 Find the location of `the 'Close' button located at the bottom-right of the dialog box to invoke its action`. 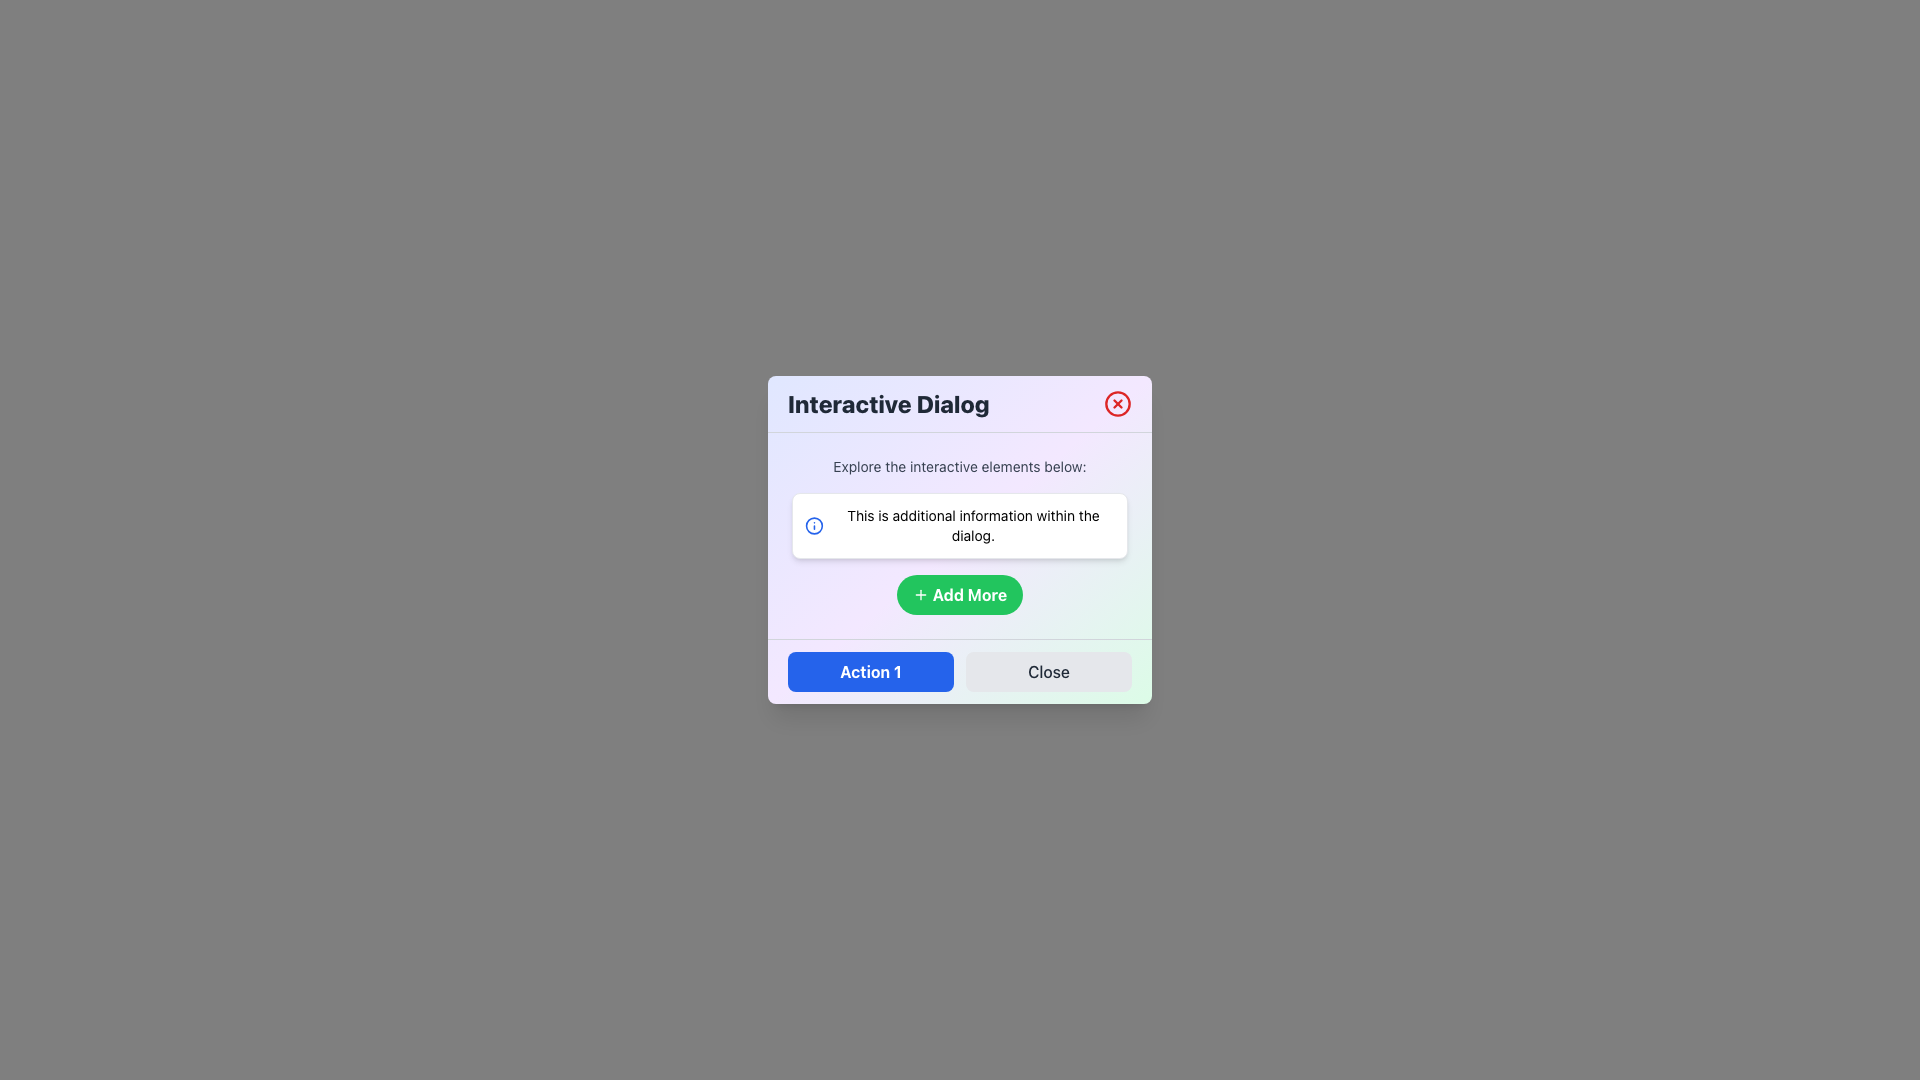

the 'Close' button located at the bottom-right of the dialog box to invoke its action is located at coordinates (1048, 671).